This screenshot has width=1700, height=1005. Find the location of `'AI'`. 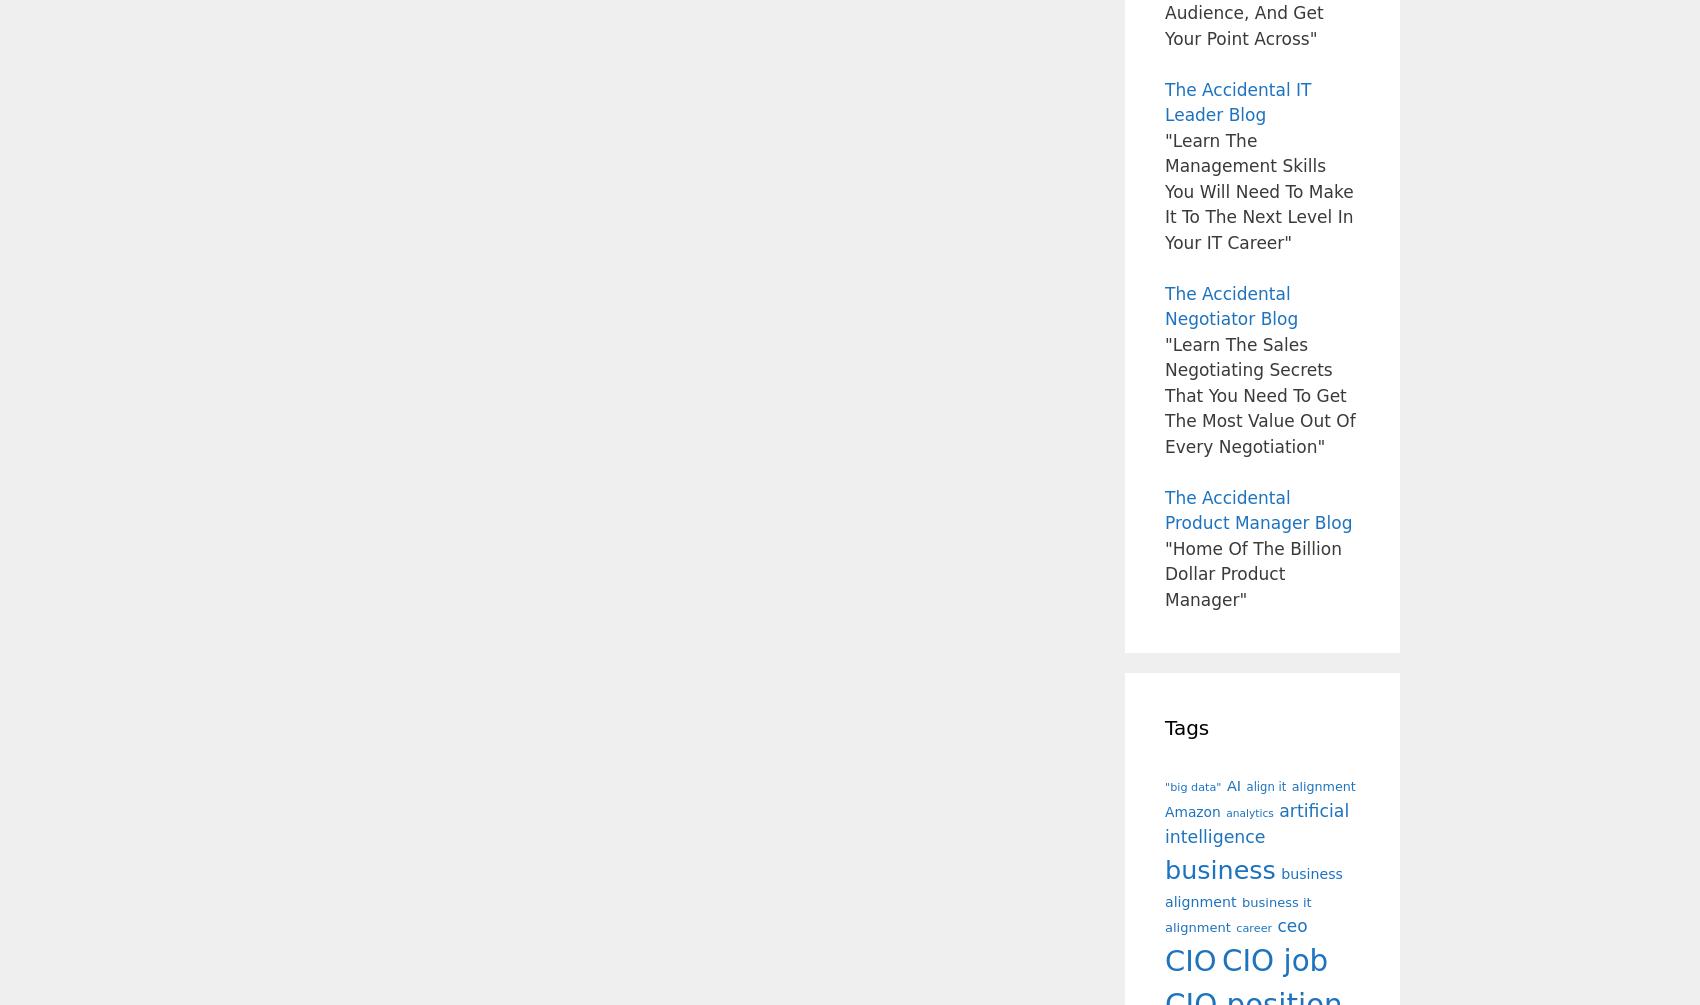

'AI' is located at coordinates (1225, 786).